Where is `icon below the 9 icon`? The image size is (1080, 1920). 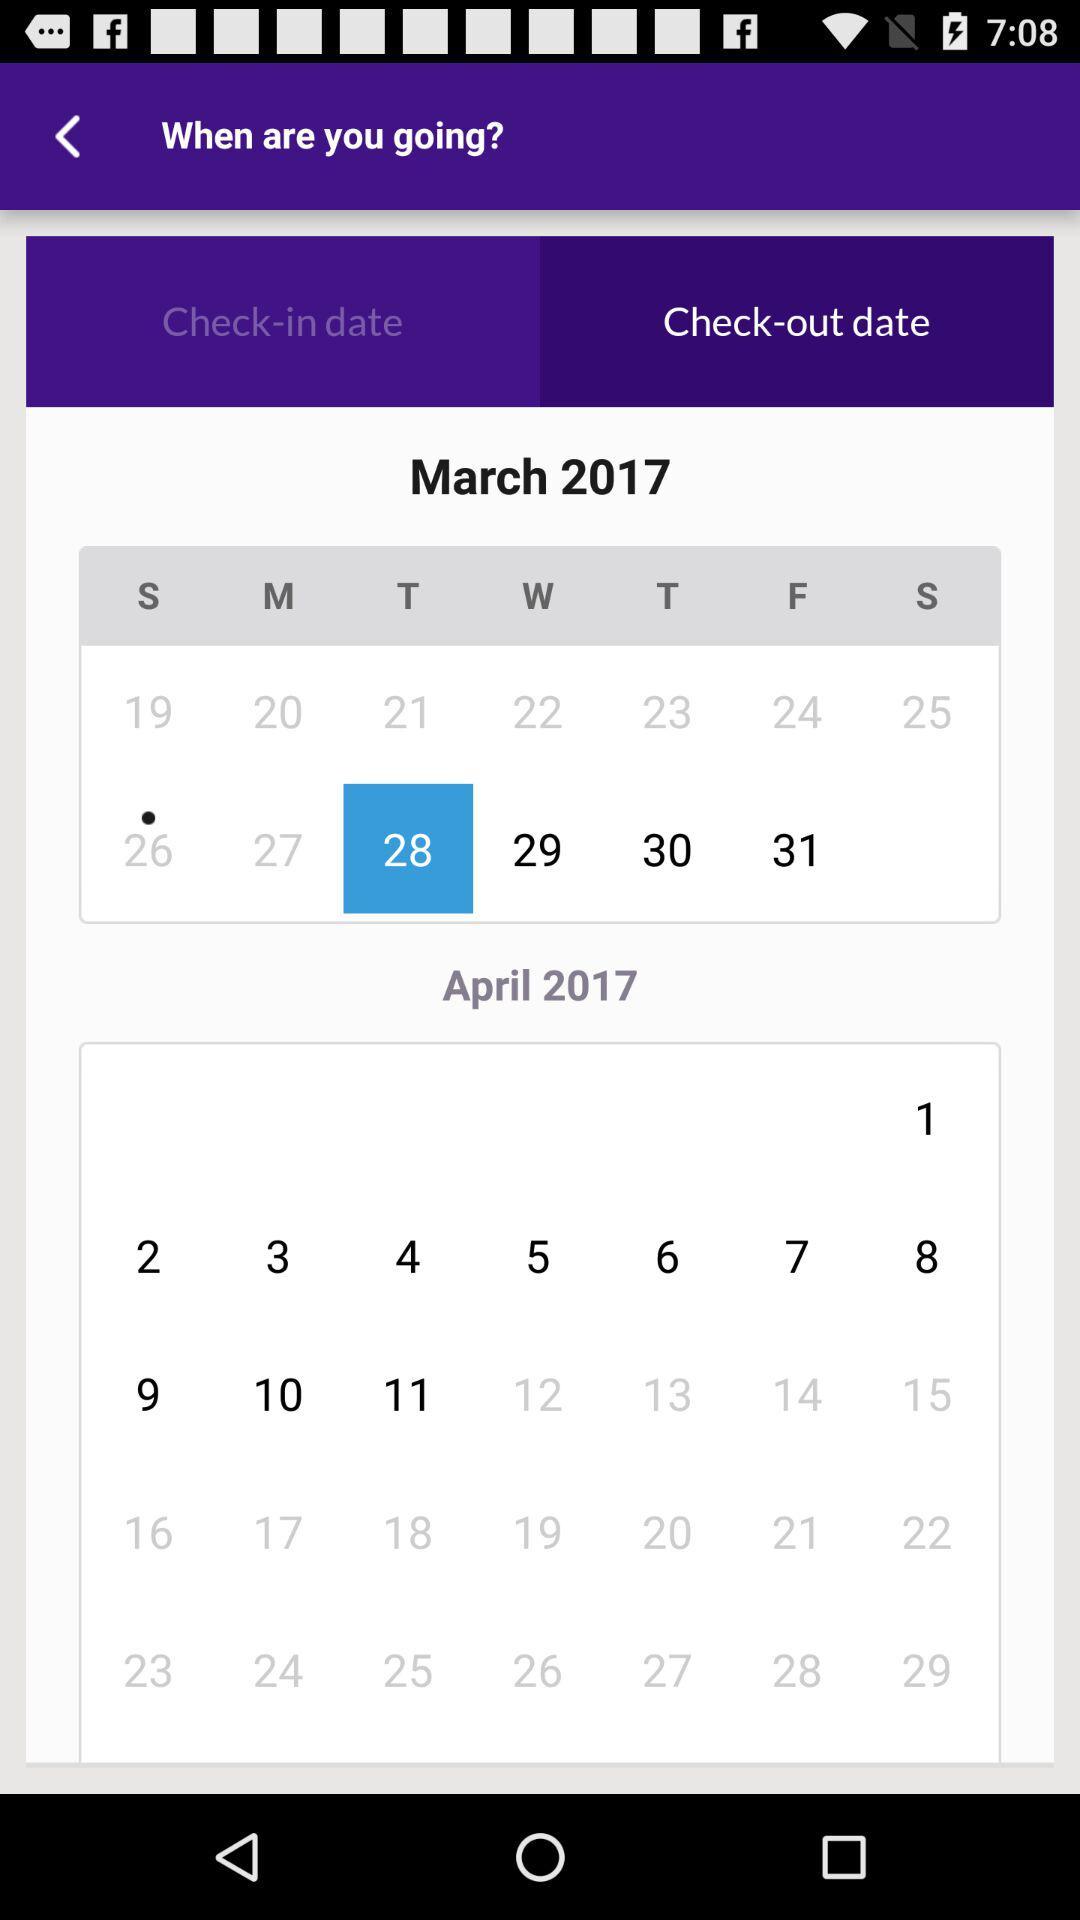 icon below the 9 icon is located at coordinates (278, 1530).